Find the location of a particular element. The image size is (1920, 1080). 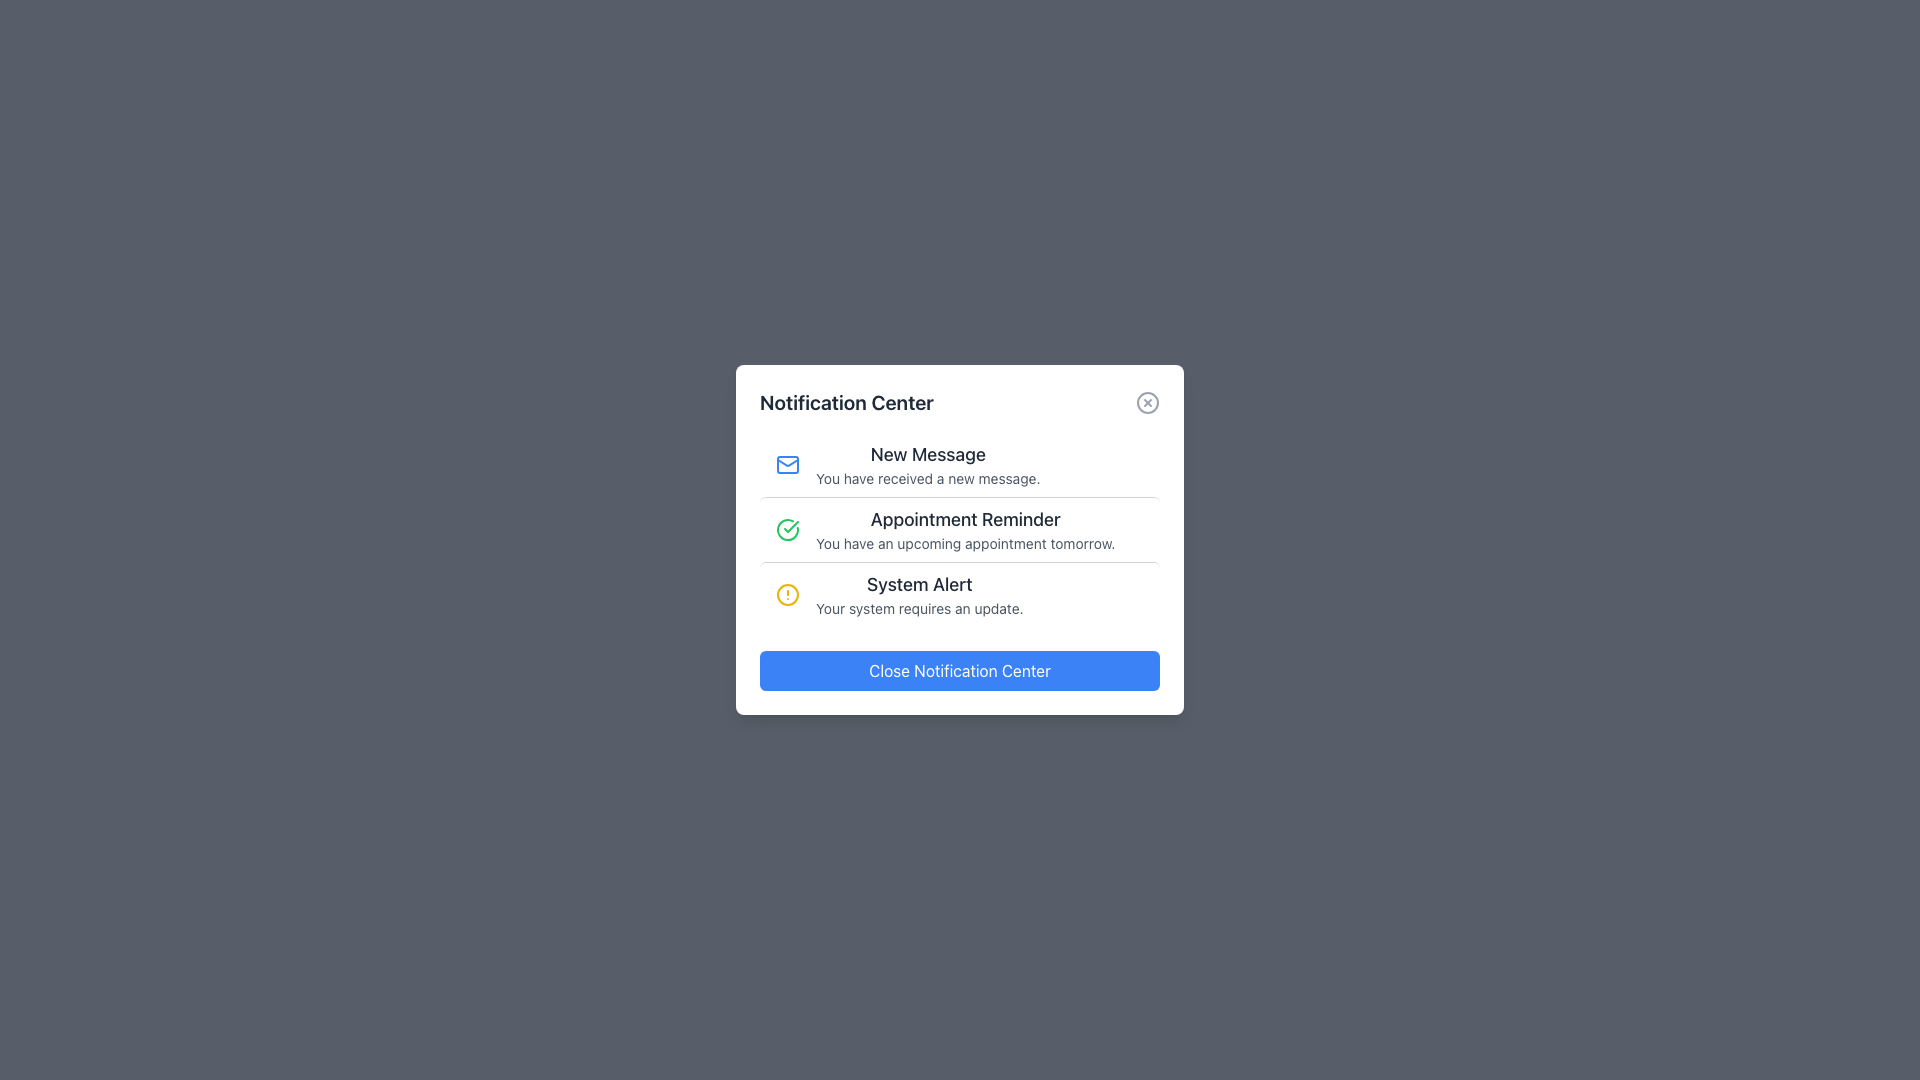

the static text element that displays the notification for the upcoming appointment, located in the second notification entry of the notification panel is located at coordinates (965, 543).